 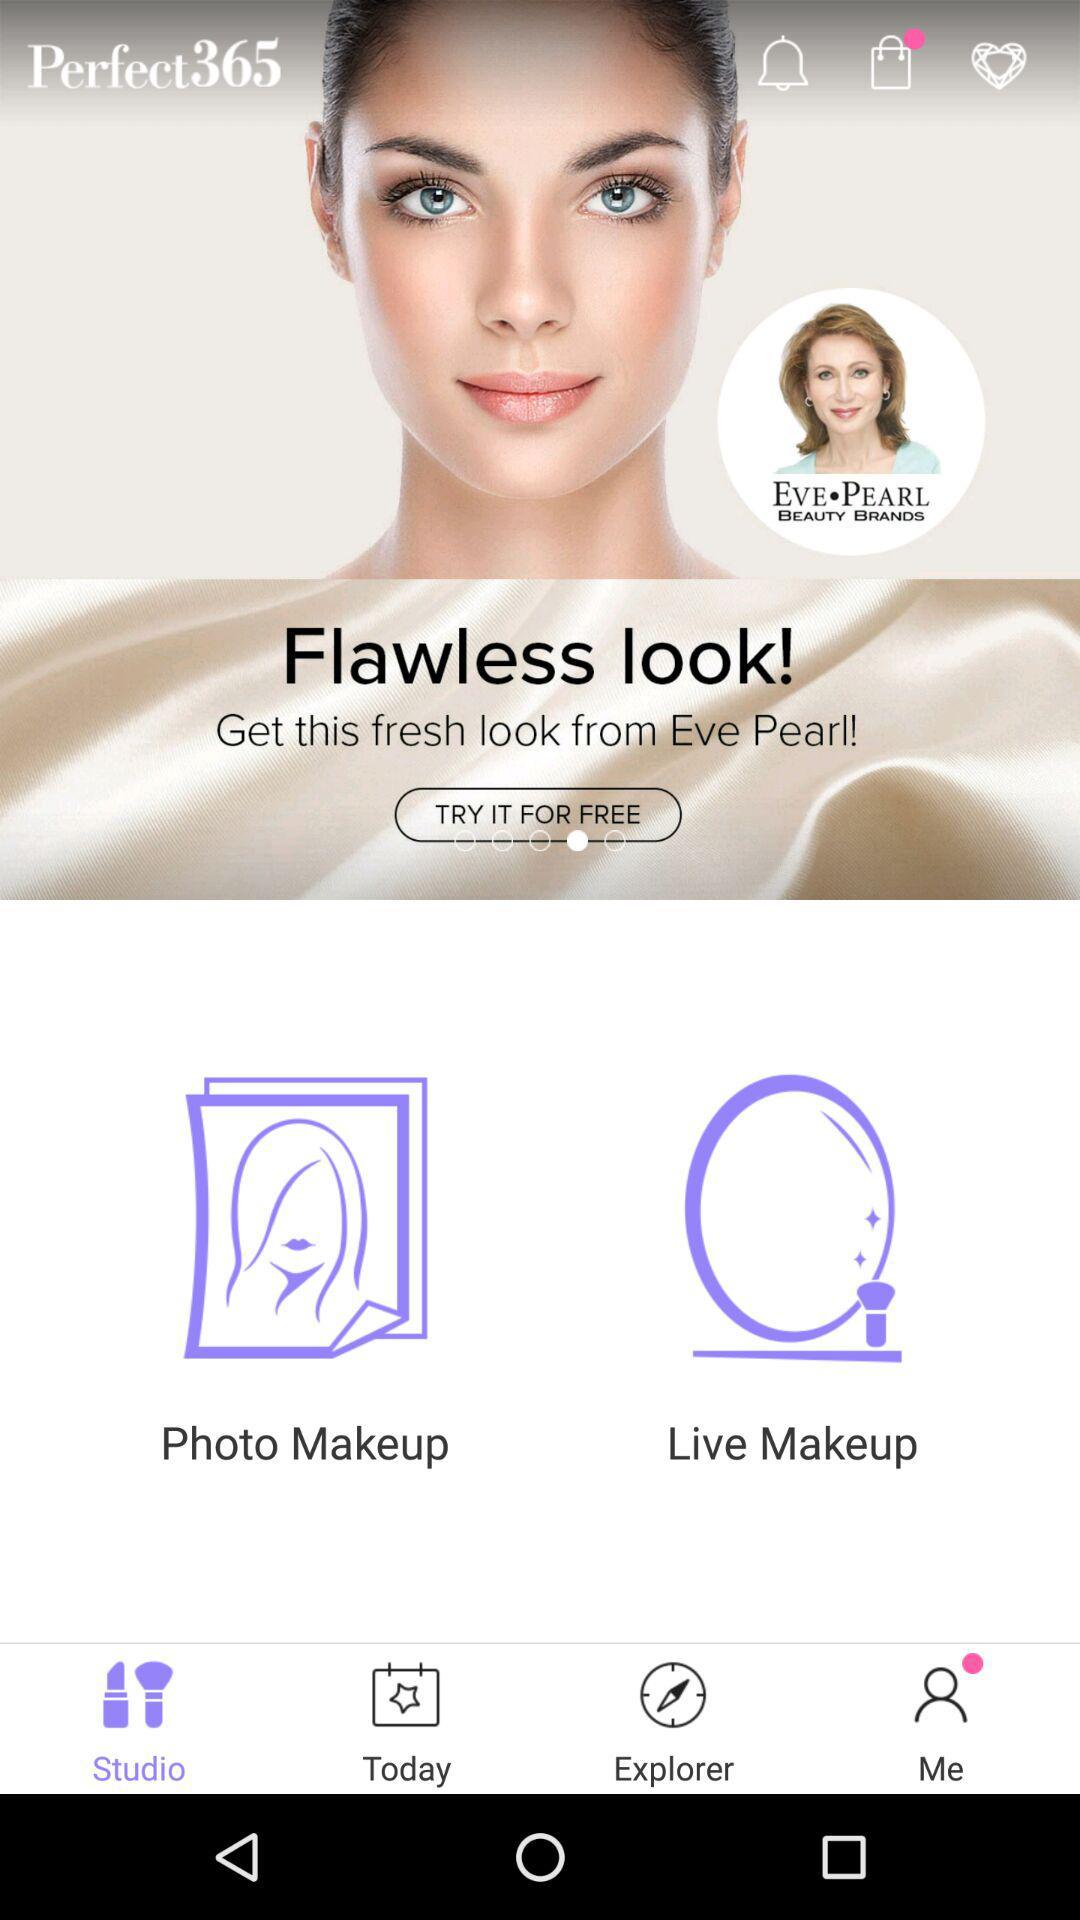 What do you see at coordinates (781, 67) in the screenshot?
I see `the notifications icon` at bounding box center [781, 67].